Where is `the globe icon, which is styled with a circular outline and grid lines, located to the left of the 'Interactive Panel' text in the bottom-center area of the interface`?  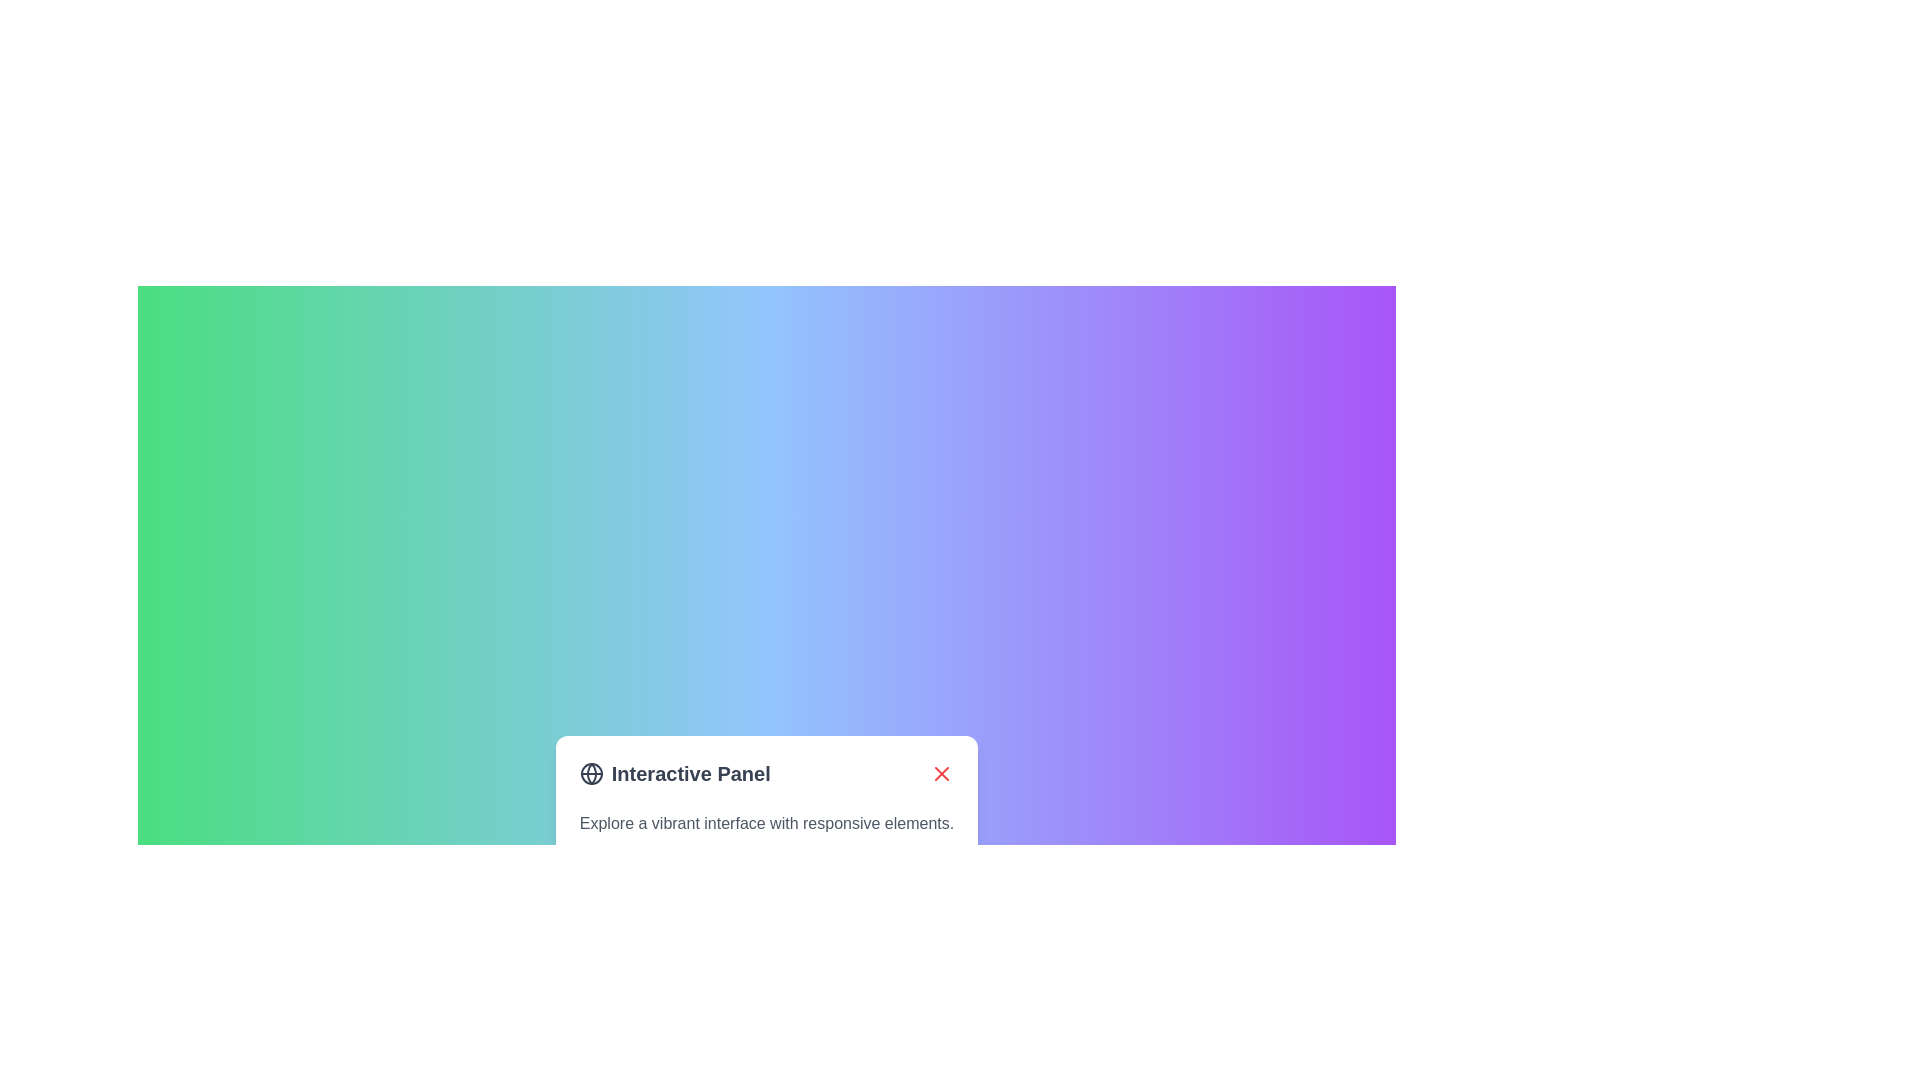
the globe icon, which is styled with a circular outline and grid lines, located to the left of the 'Interactive Panel' text in the bottom-center area of the interface is located at coordinates (590, 773).